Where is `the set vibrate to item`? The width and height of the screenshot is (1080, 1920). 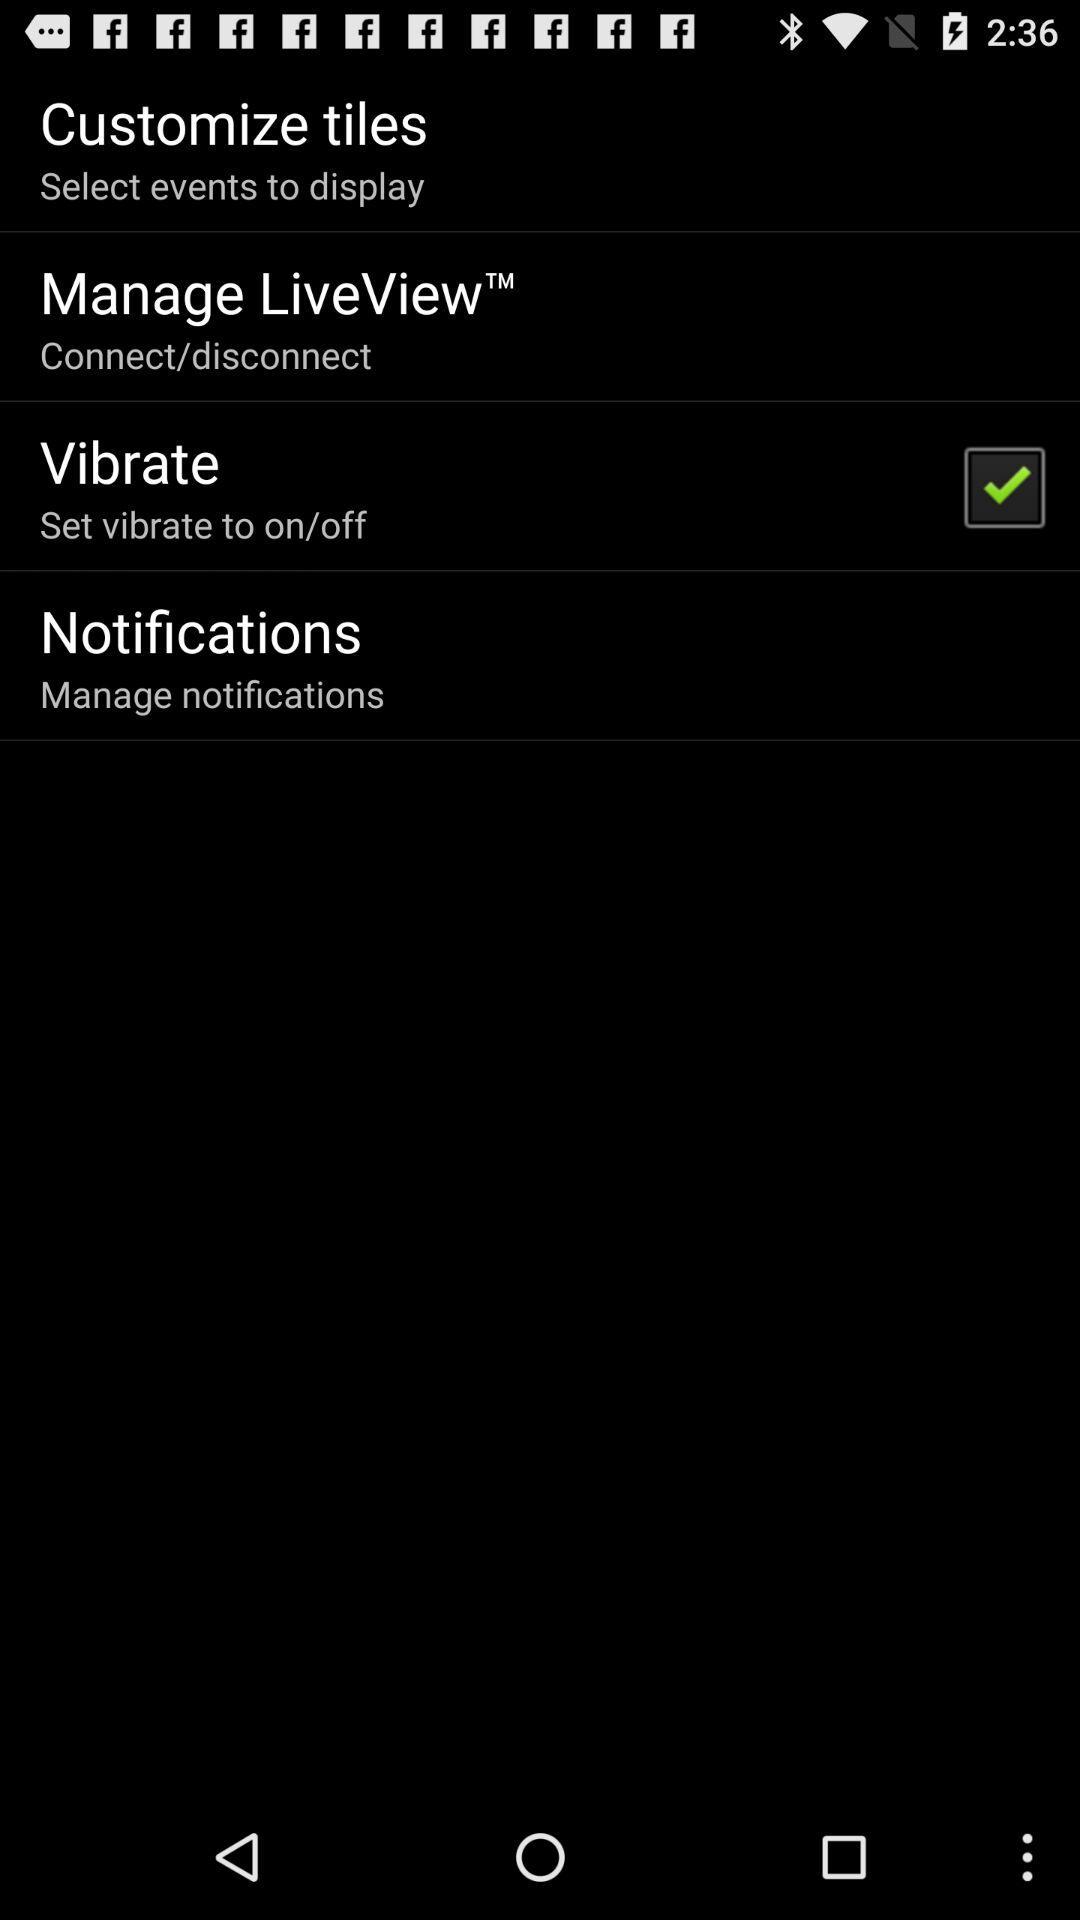
the set vibrate to item is located at coordinates (203, 524).